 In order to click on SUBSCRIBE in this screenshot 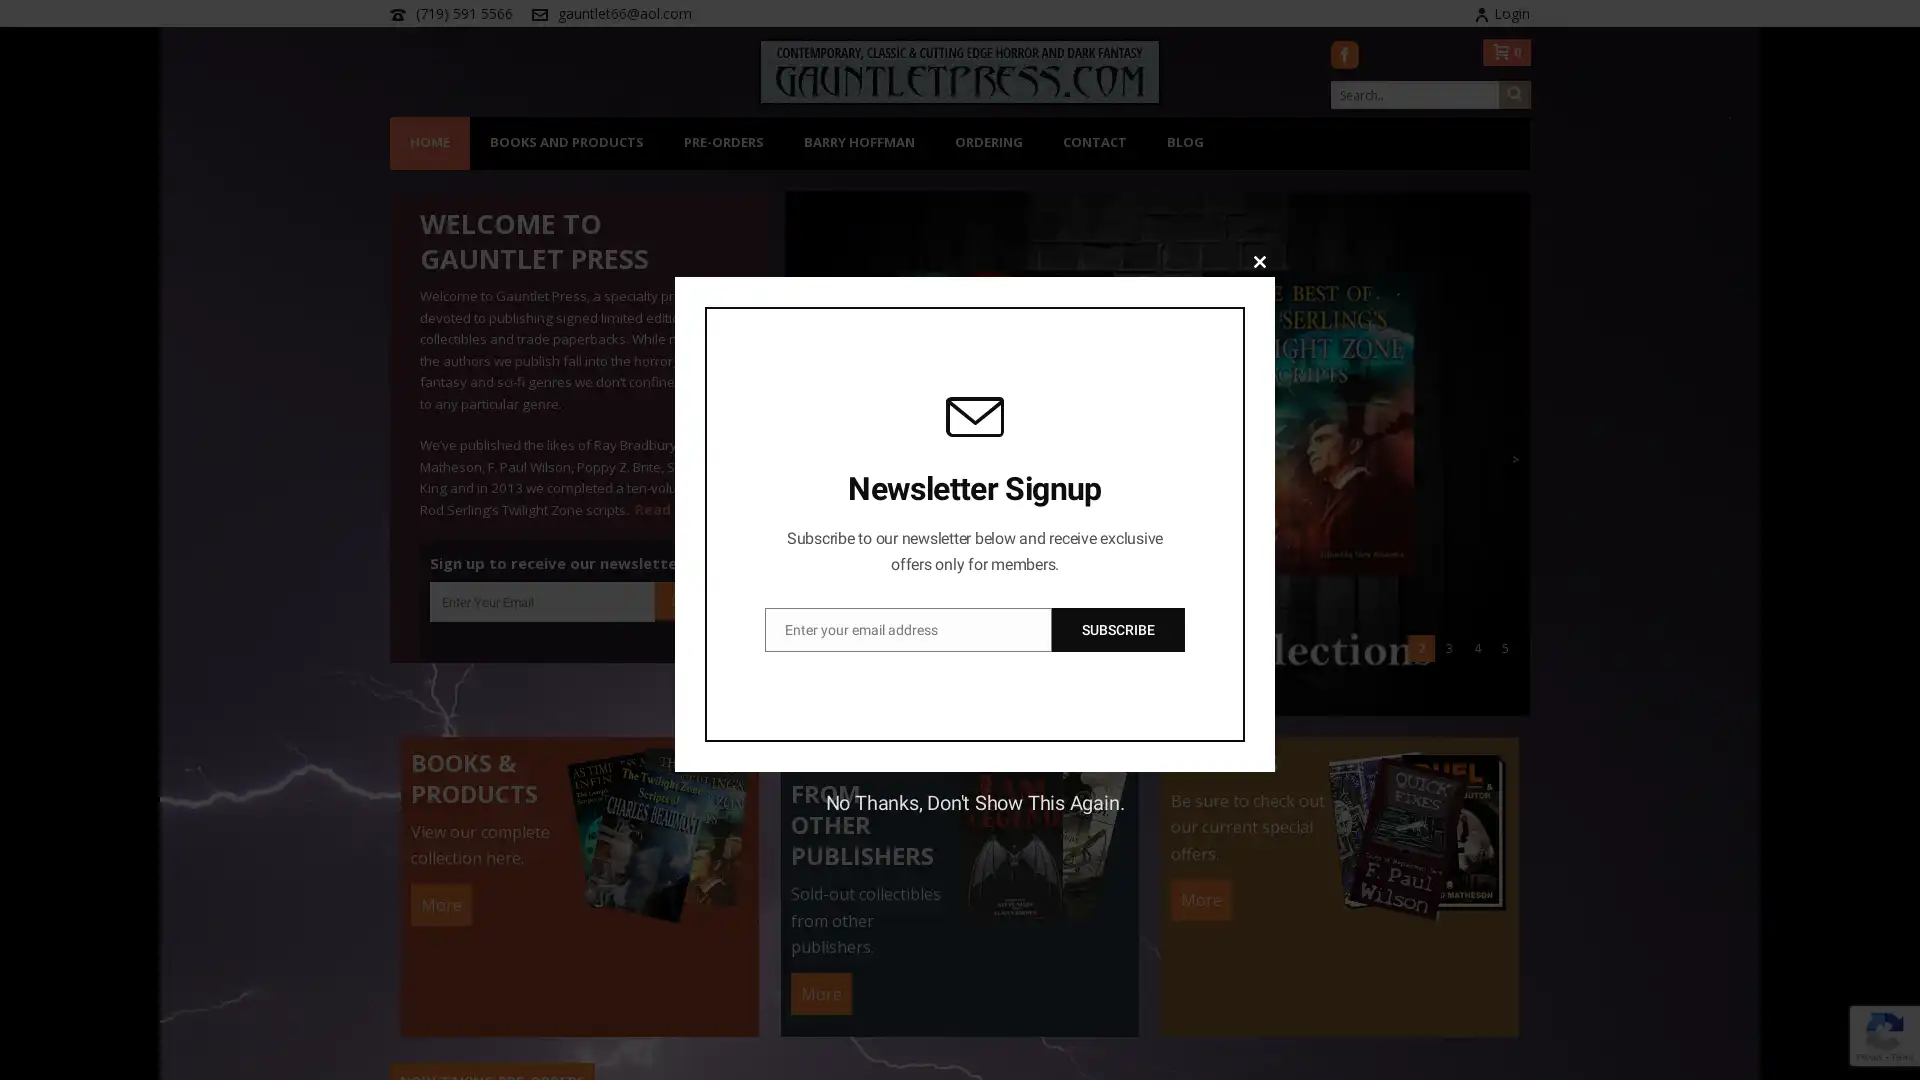, I will do `click(1117, 627)`.